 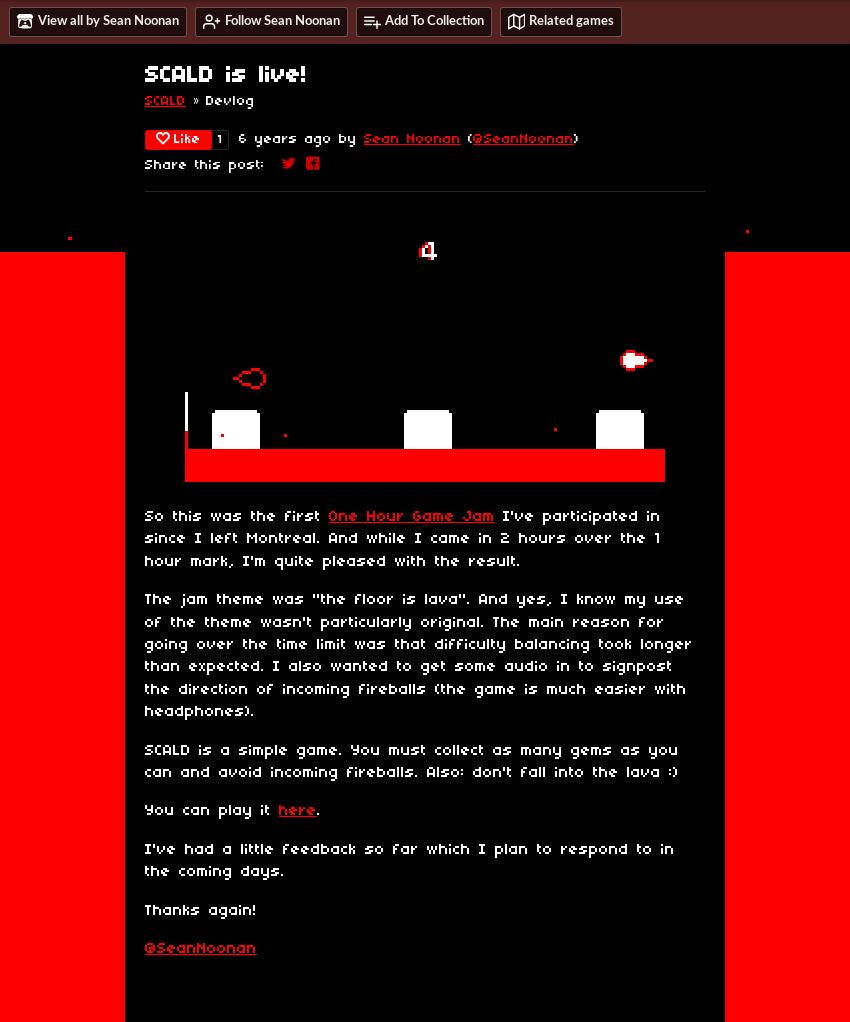 What do you see at coordinates (298, 809) in the screenshot?
I see `'here'` at bounding box center [298, 809].